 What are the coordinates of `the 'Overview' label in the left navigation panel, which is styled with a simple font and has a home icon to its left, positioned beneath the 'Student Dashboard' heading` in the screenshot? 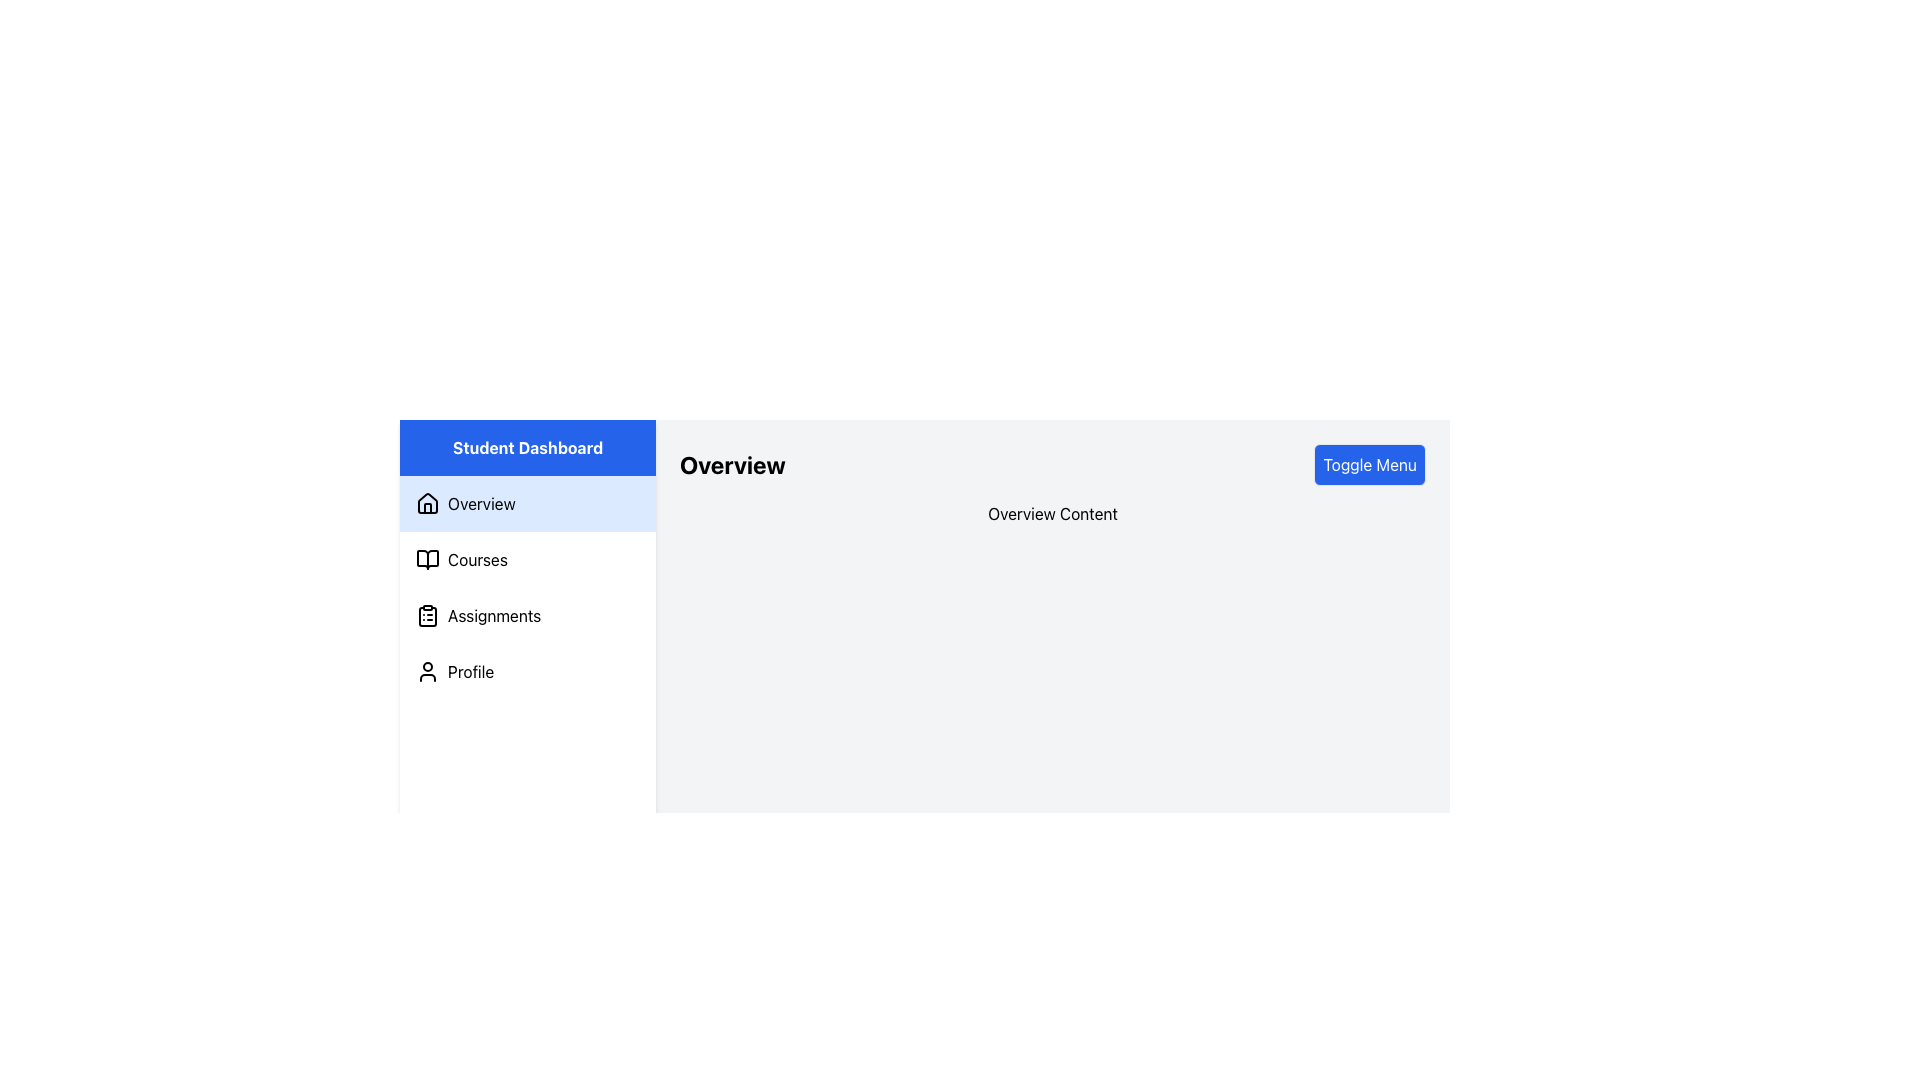 It's located at (481, 503).